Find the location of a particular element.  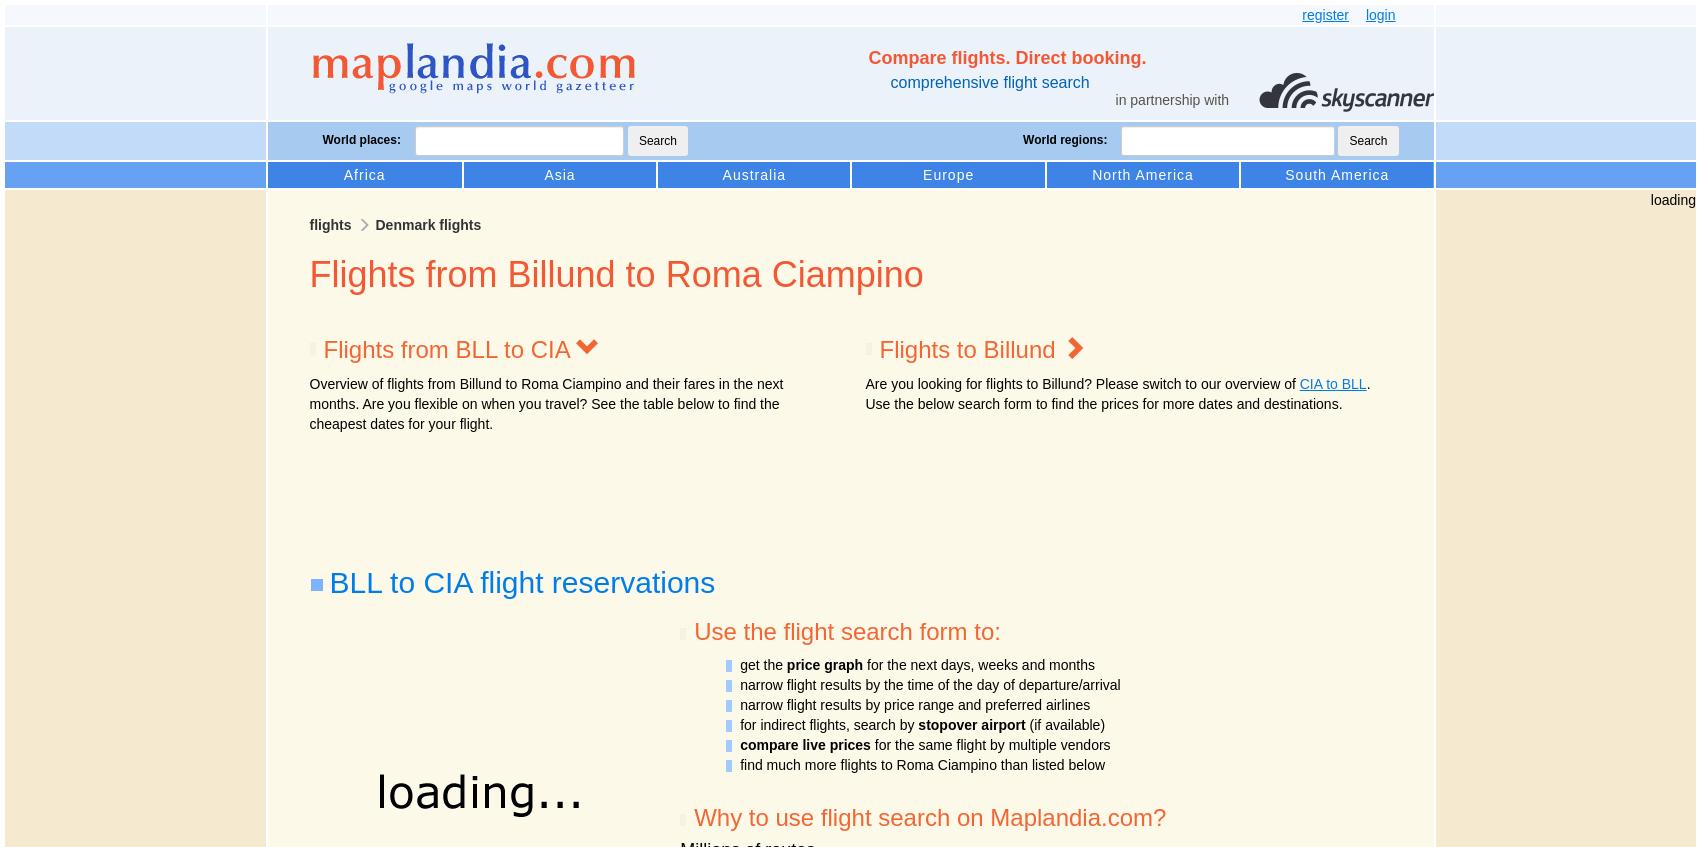

'Are you looking for flights to Billund? Please switch to our overview of' is located at coordinates (1082, 382).